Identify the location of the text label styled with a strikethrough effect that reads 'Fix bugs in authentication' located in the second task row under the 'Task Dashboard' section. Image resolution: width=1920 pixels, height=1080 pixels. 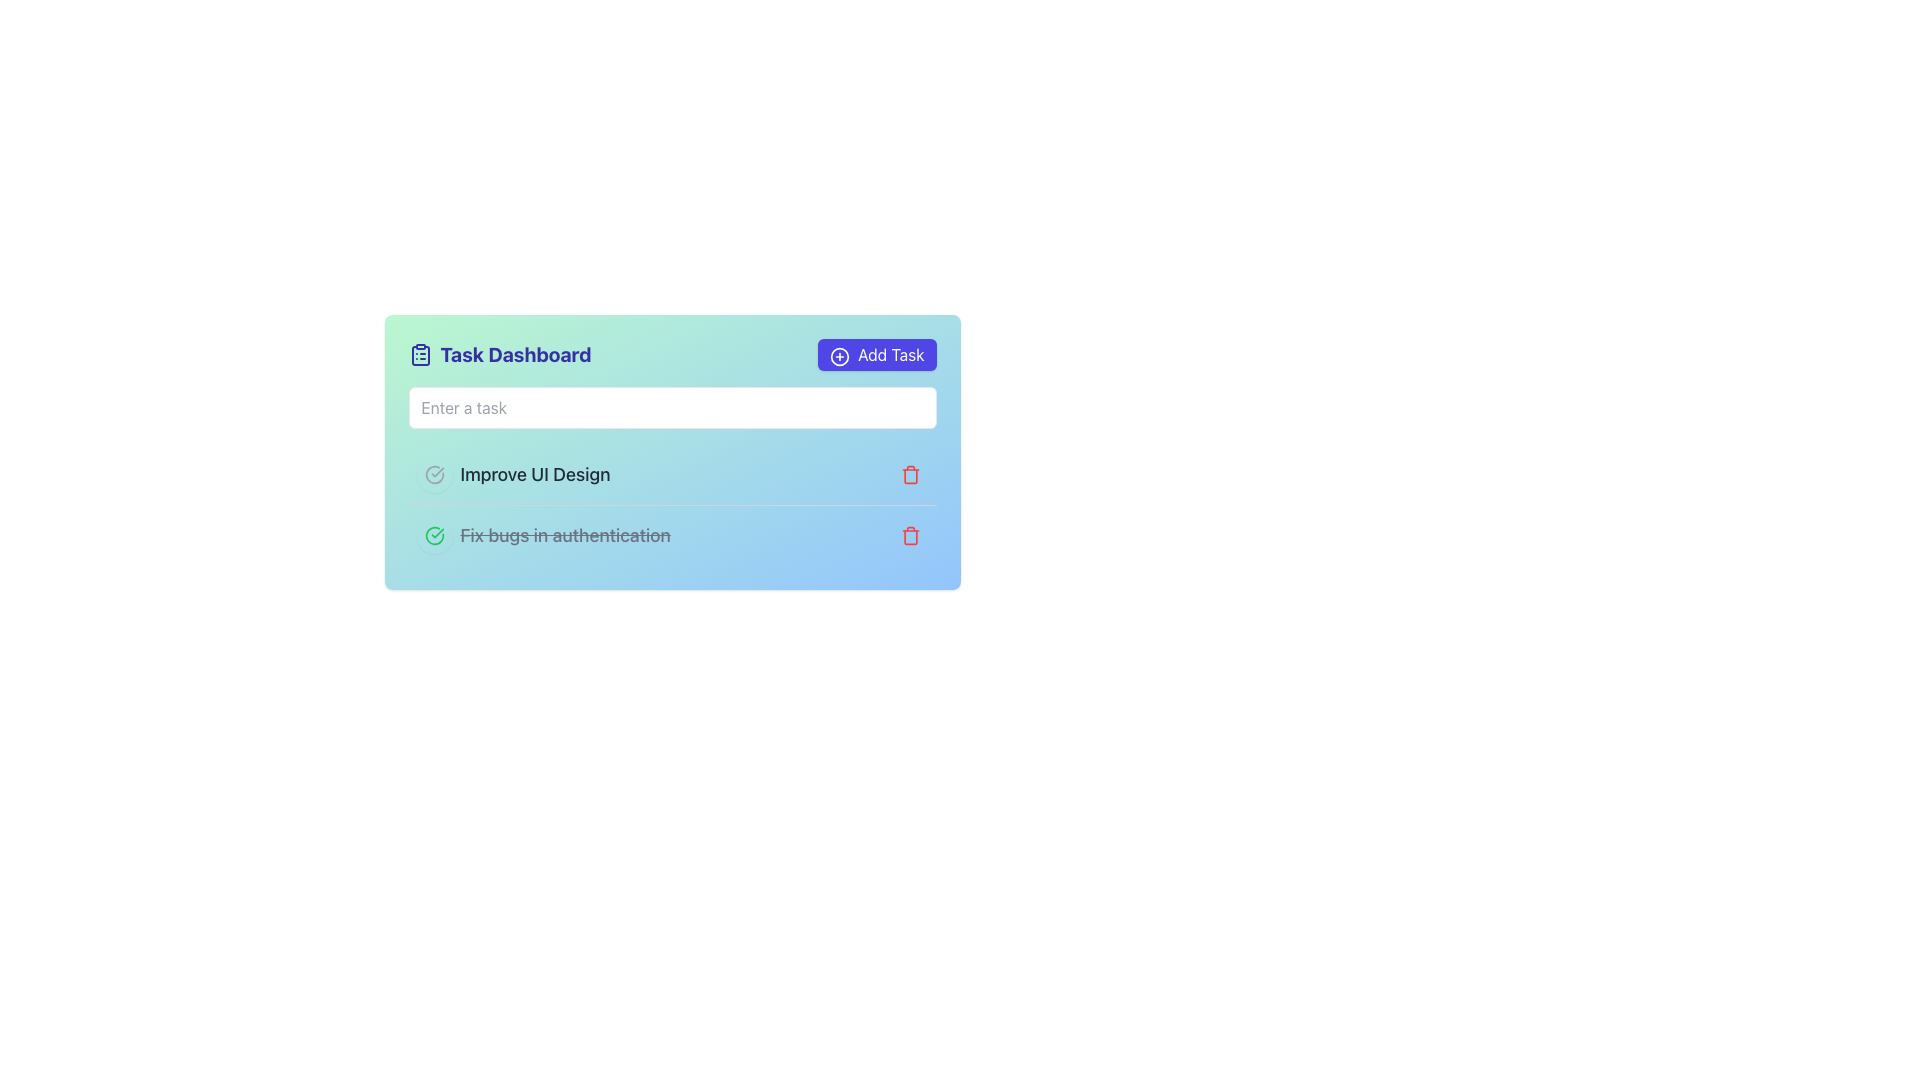
(564, 535).